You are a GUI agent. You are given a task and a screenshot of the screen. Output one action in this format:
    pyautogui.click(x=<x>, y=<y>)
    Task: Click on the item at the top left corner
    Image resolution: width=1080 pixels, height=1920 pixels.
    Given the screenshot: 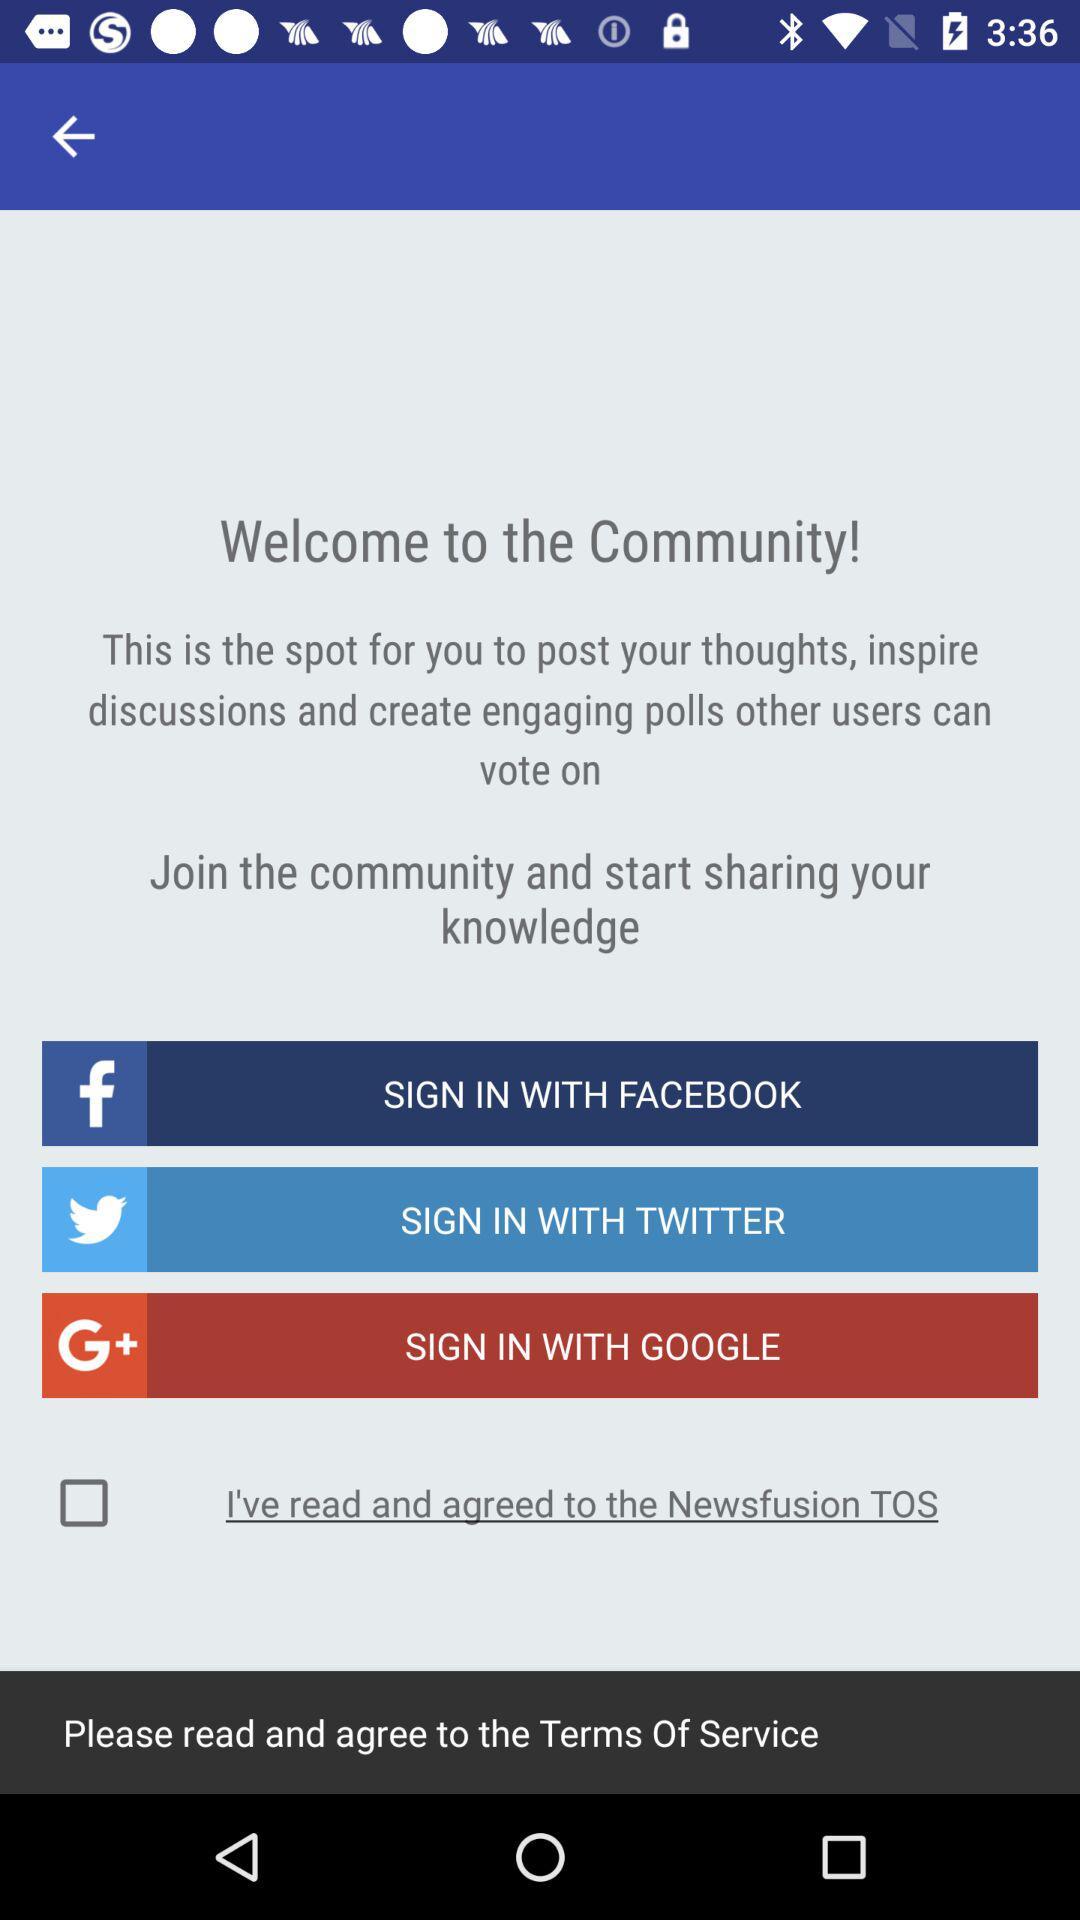 What is the action you would take?
    pyautogui.click(x=72, y=135)
    